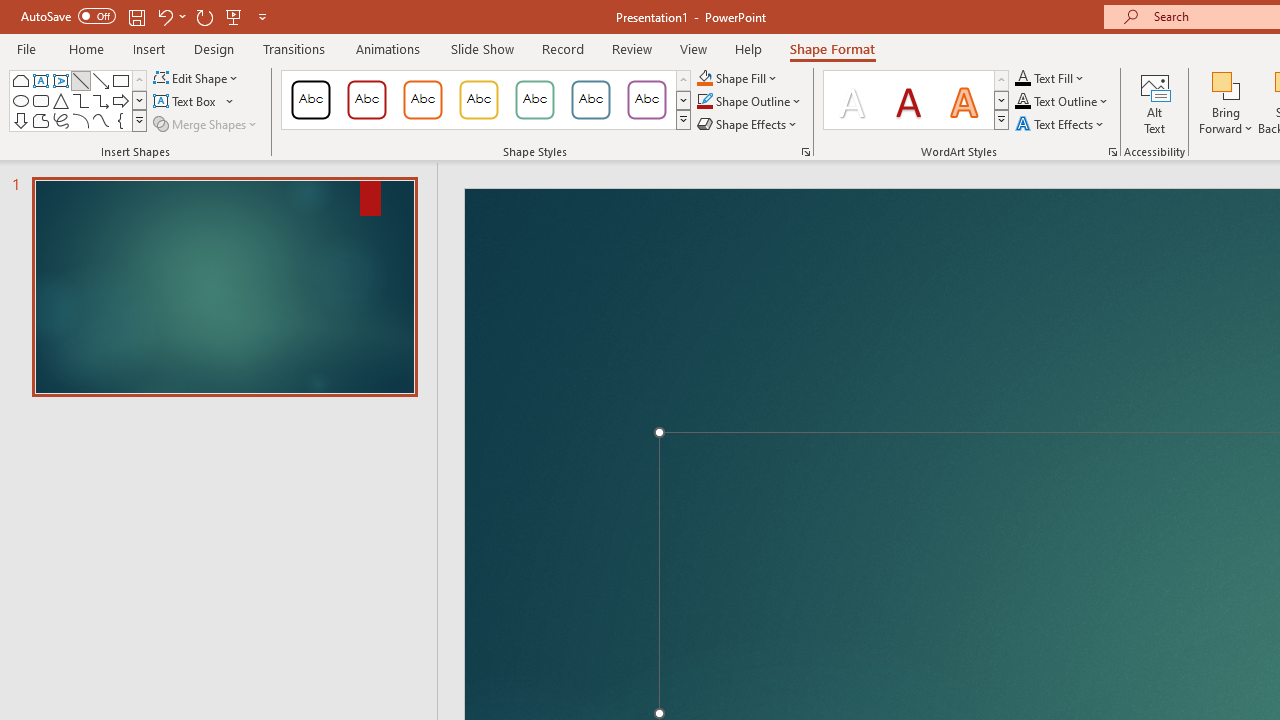  Describe the element at coordinates (310, 100) in the screenshot. I see `'Colored Outline - Black, Dark 1'` at that location.